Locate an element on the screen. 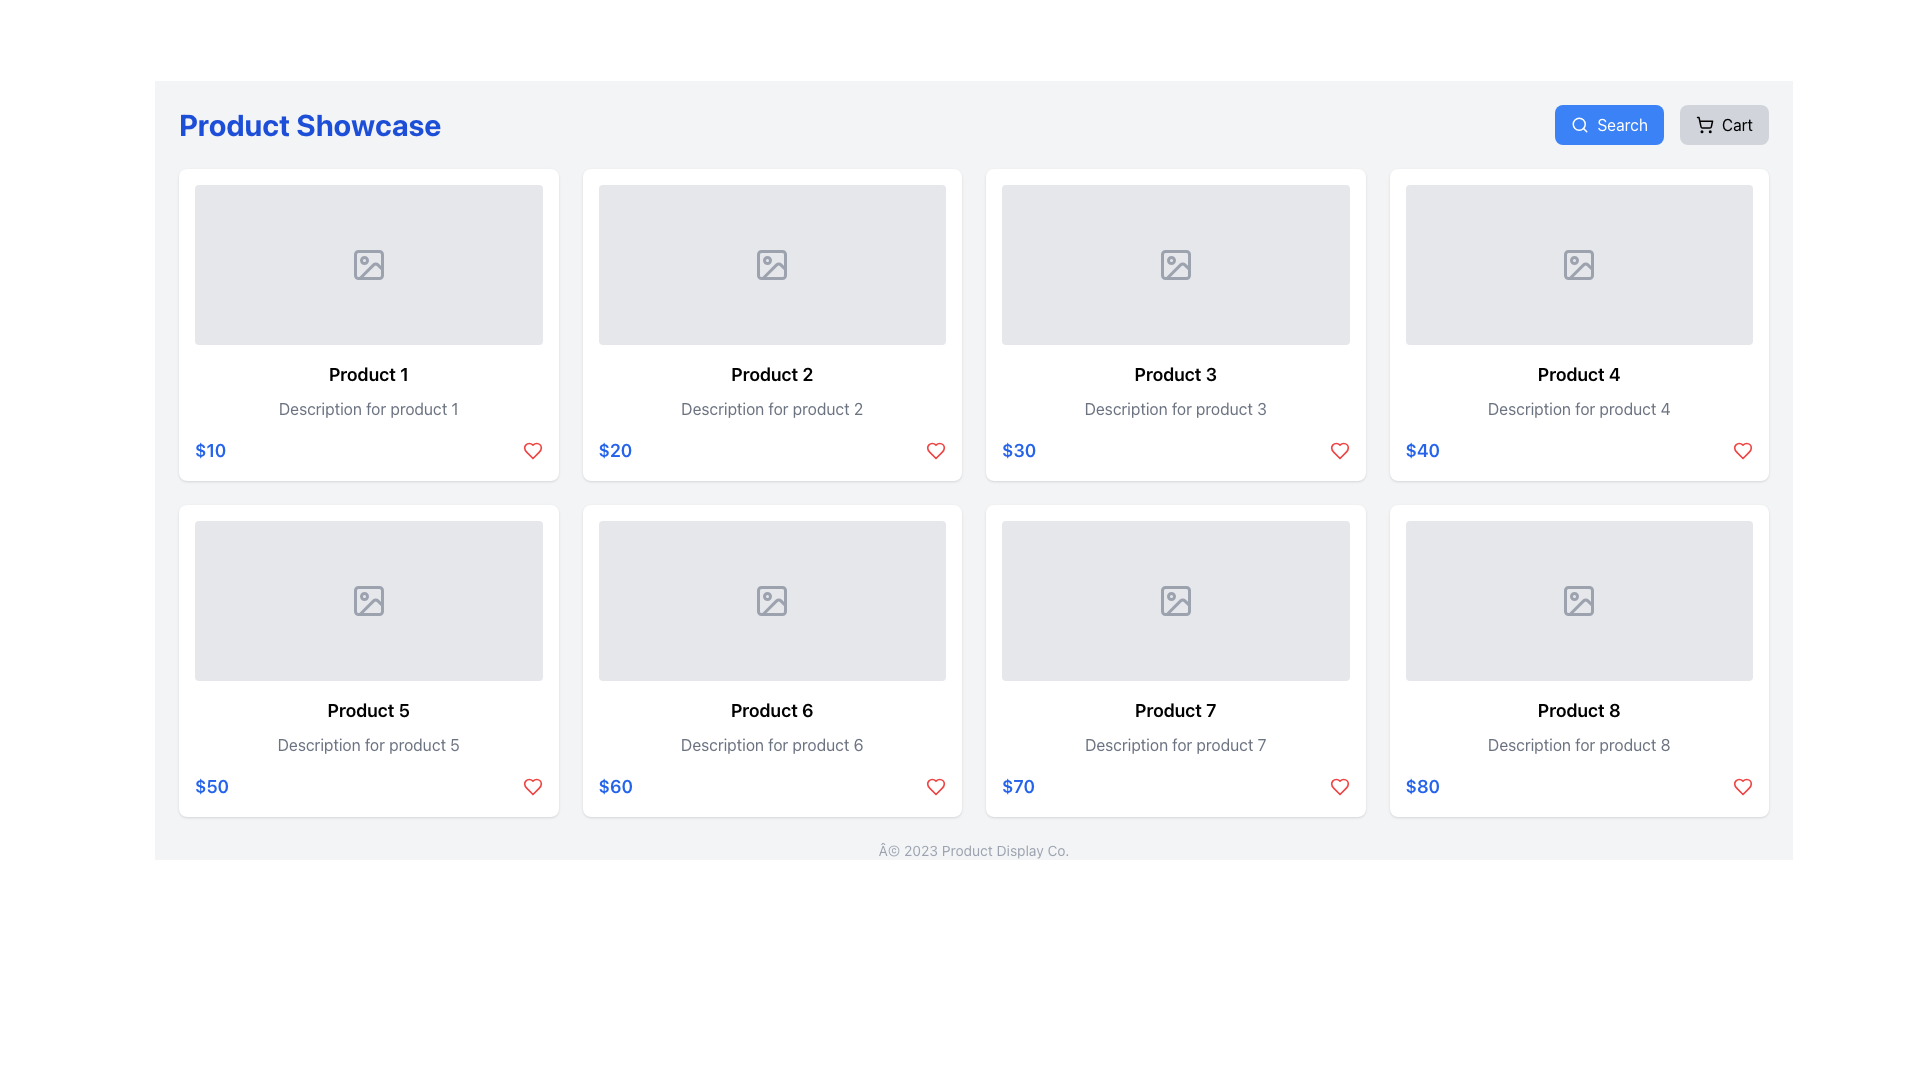 The image size is (1920, 1080). the Image Placeholder located in the 'Product 7' card, which is the second card from the left in the bottom row, indicating where the visual representation of the product would appear is located at coordinates (1175, 600).